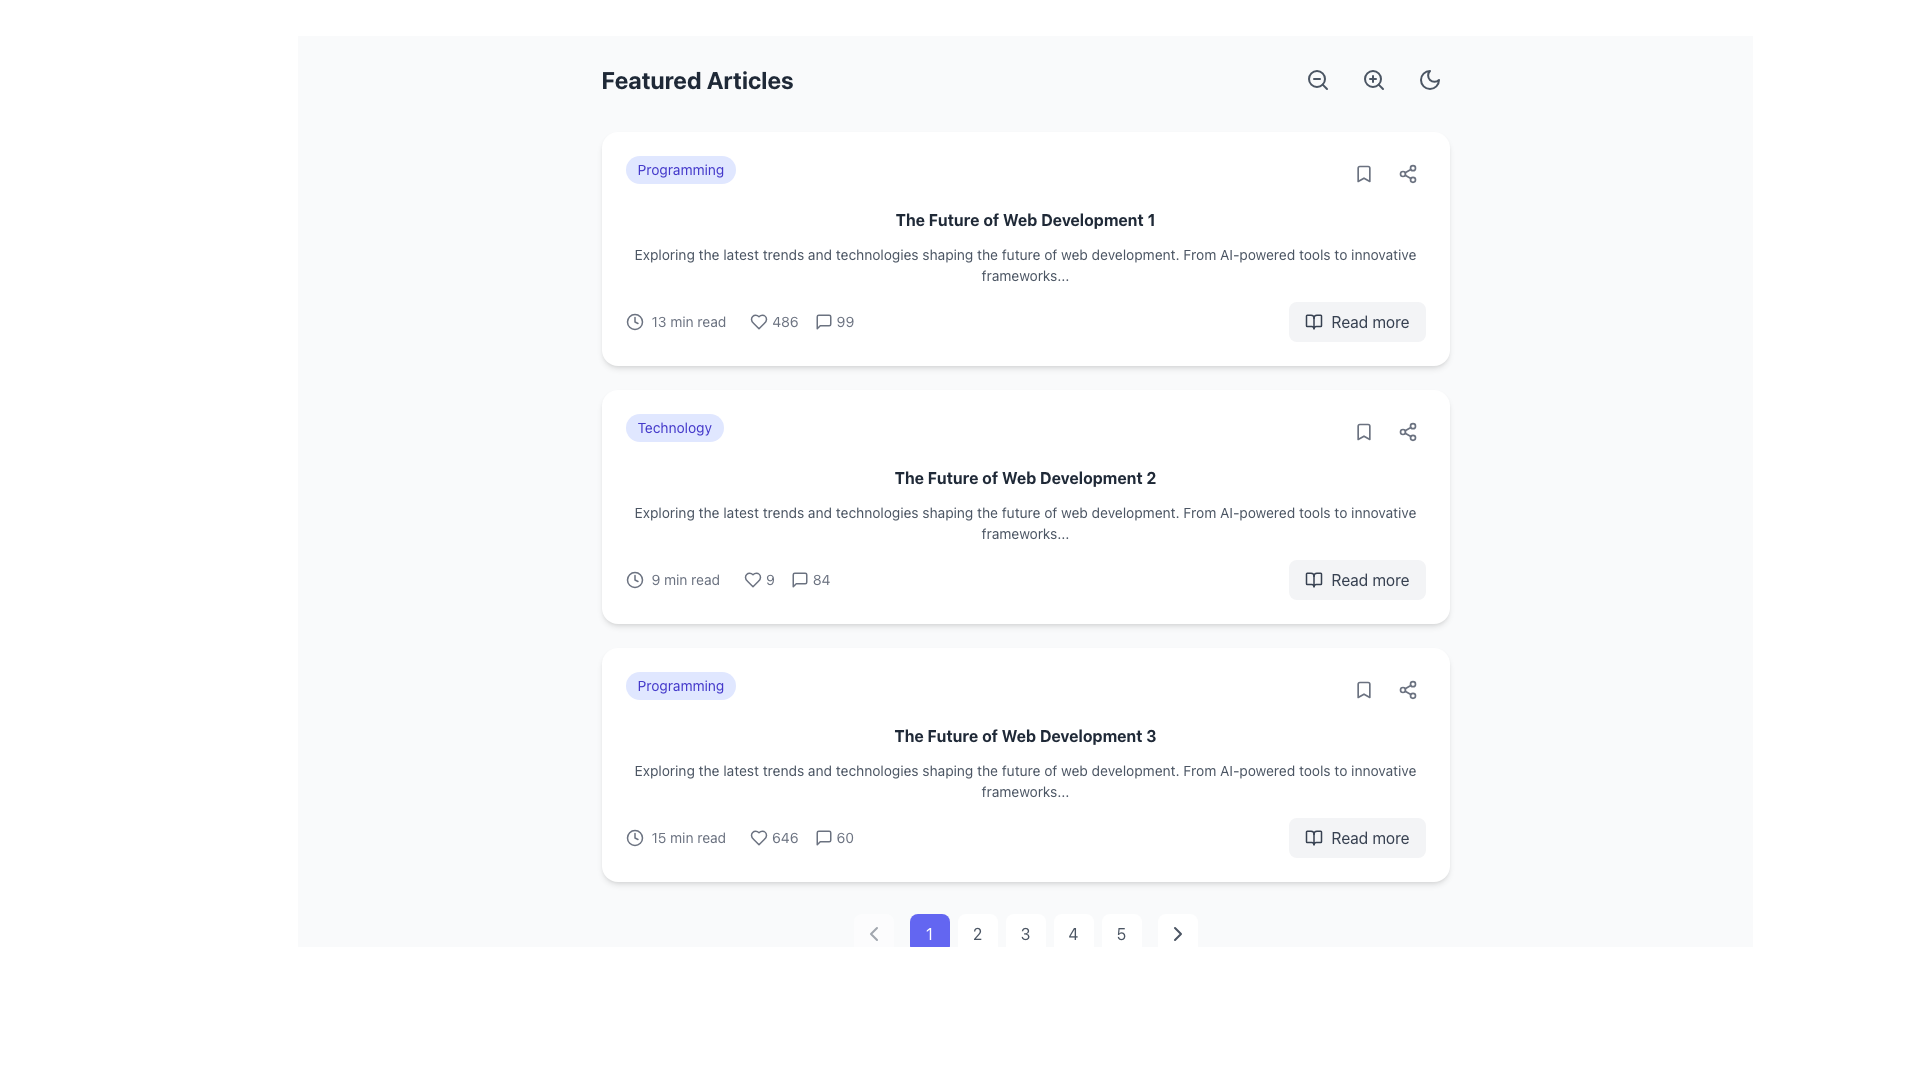 The height and width of the screenshot is (1080, 1920). I want to click on the navigational text label or hyperlink located in the bottom-right corner of the third article in the main content area, so click(1369, 837).